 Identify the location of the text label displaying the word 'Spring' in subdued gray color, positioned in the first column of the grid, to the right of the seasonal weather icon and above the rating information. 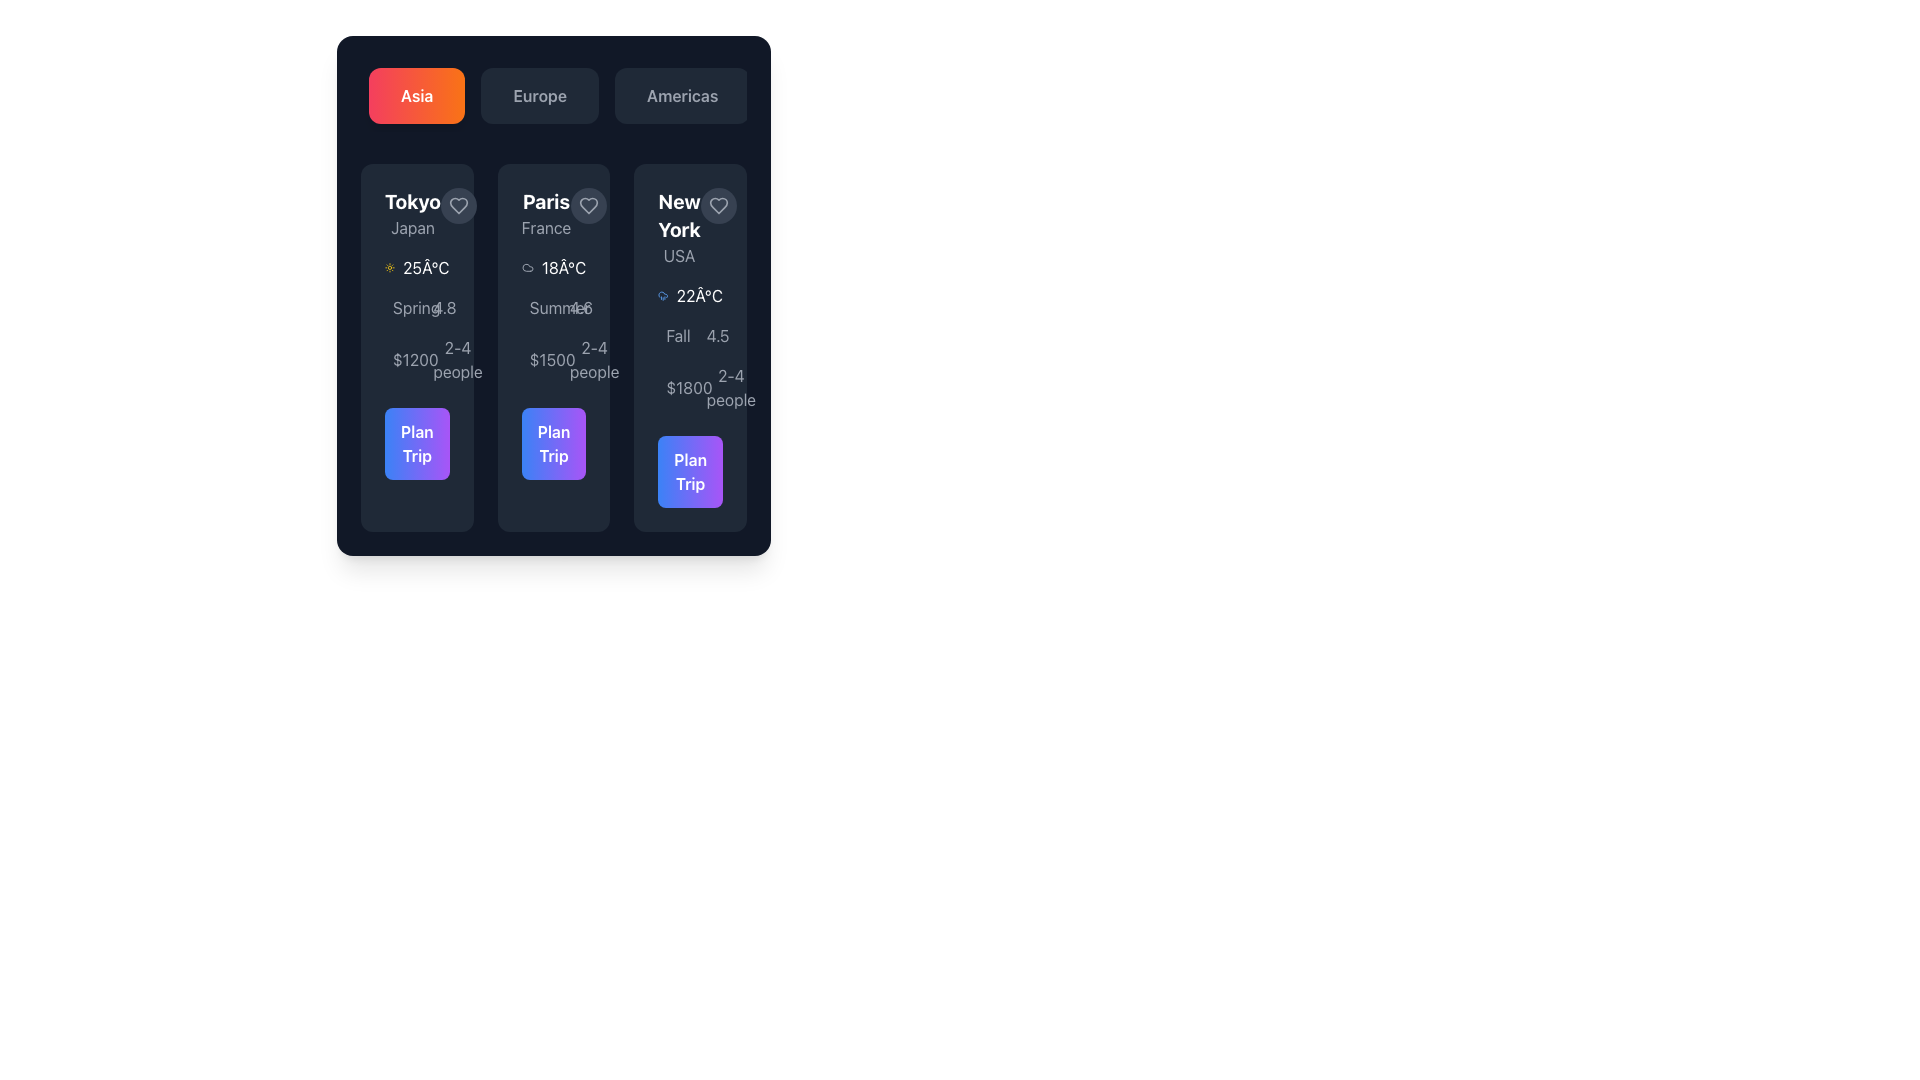
(397, 308).